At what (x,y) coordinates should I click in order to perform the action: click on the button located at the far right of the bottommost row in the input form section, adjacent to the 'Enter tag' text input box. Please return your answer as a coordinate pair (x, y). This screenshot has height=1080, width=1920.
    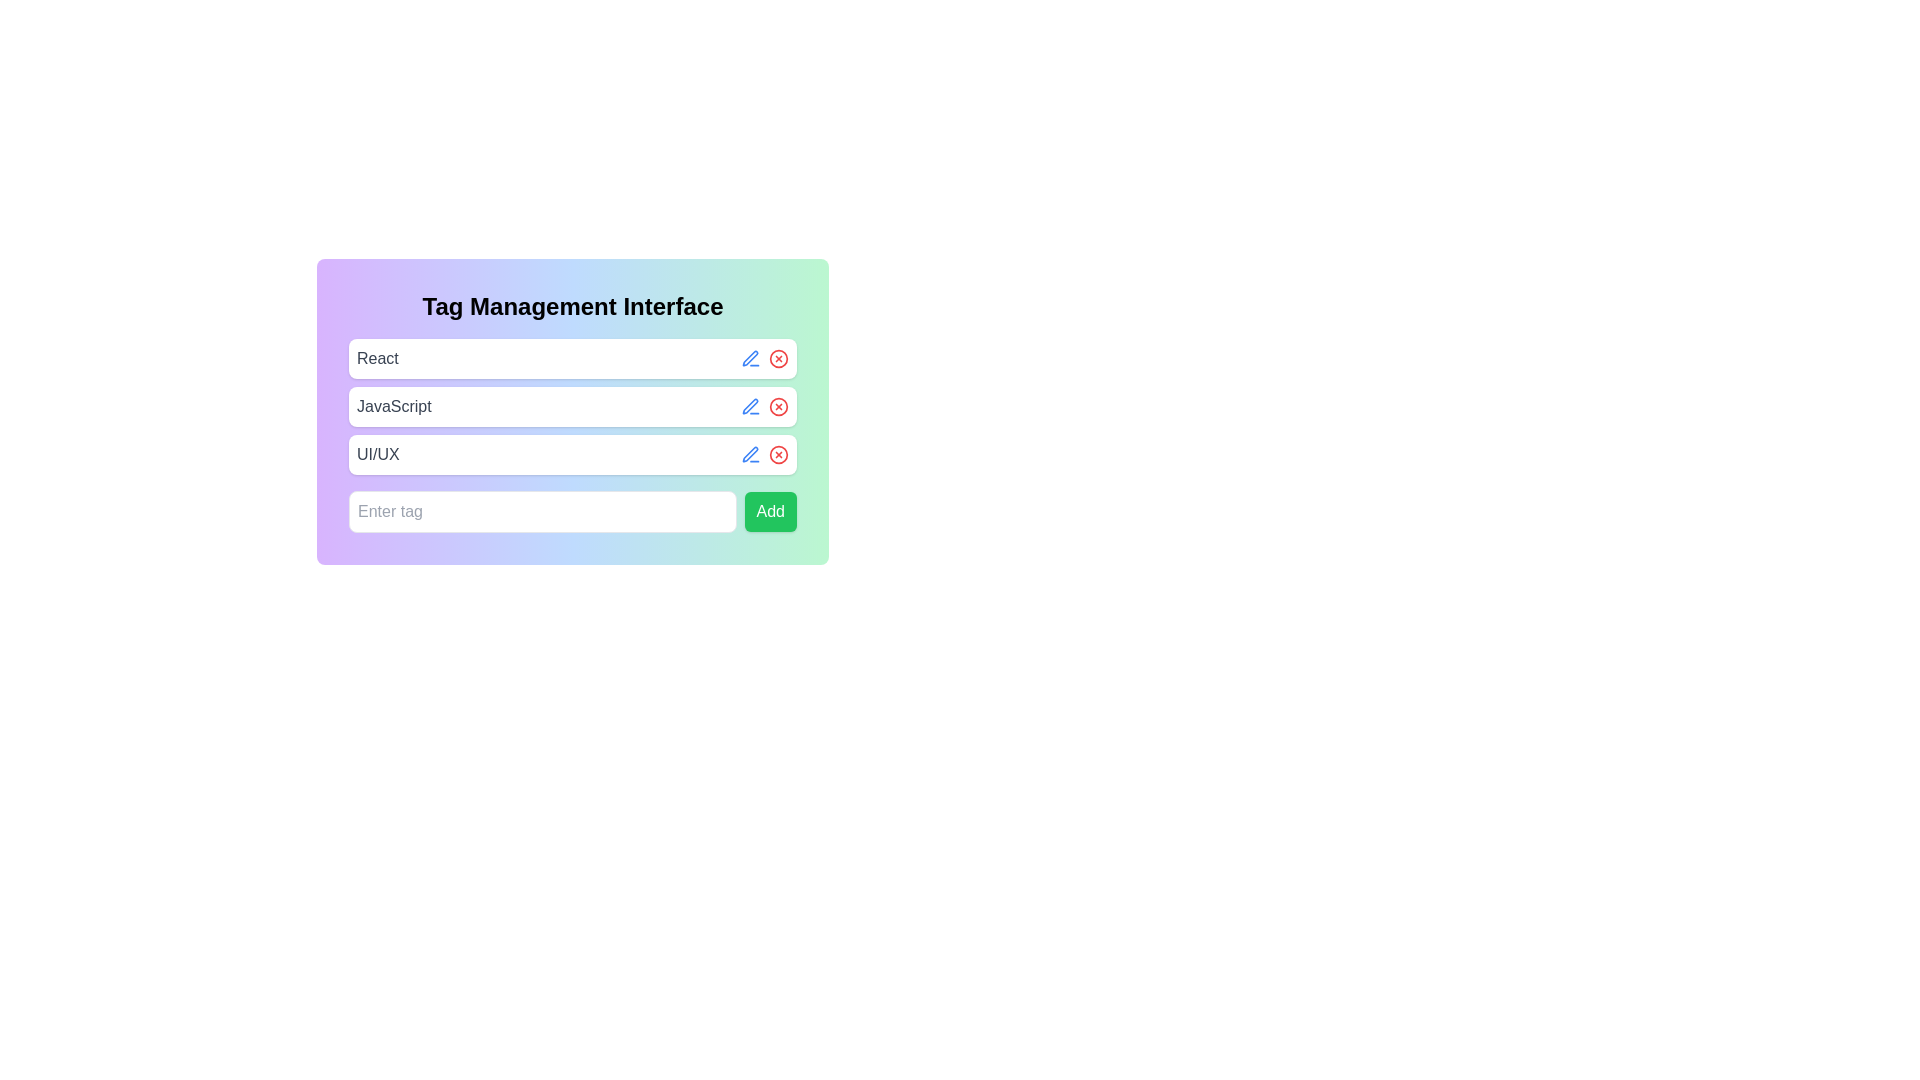
    Looking at the image, I should click on (769, 511).